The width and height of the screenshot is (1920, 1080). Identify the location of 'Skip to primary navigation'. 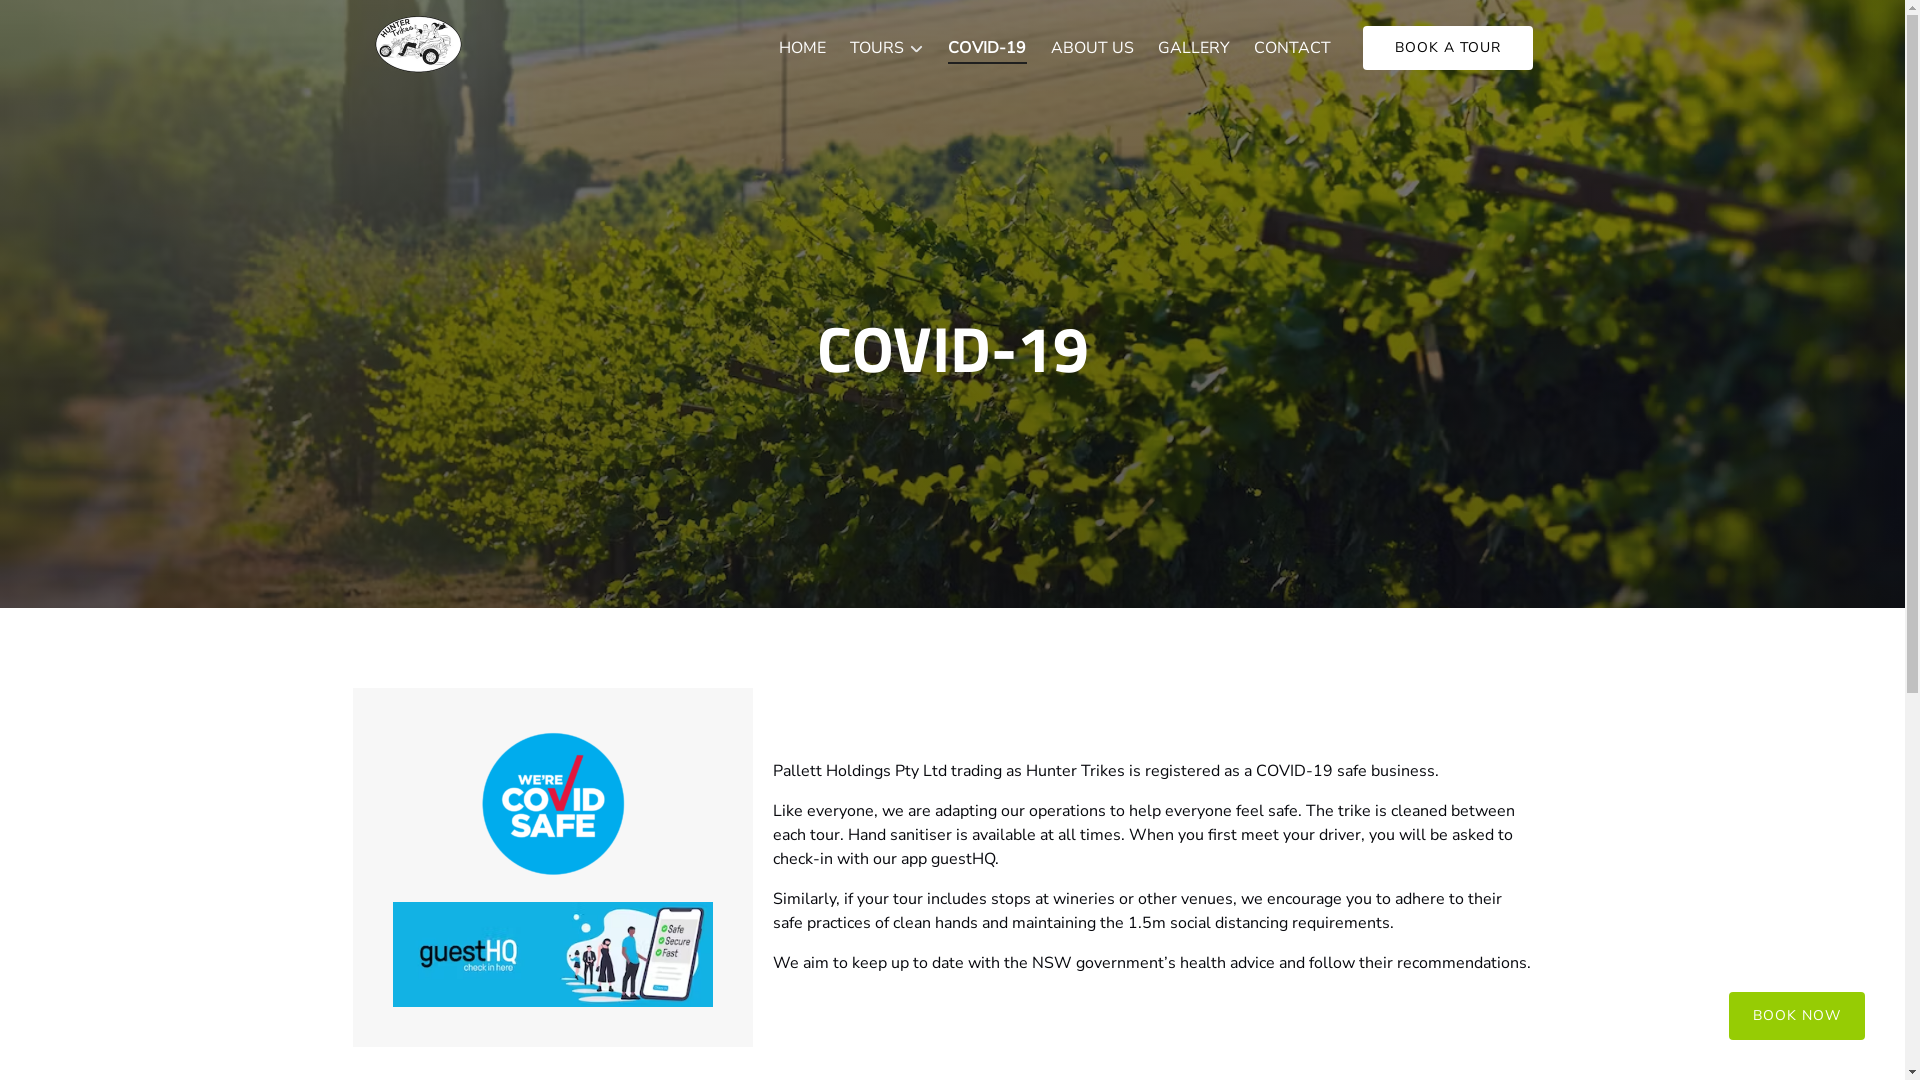
(9, 22).